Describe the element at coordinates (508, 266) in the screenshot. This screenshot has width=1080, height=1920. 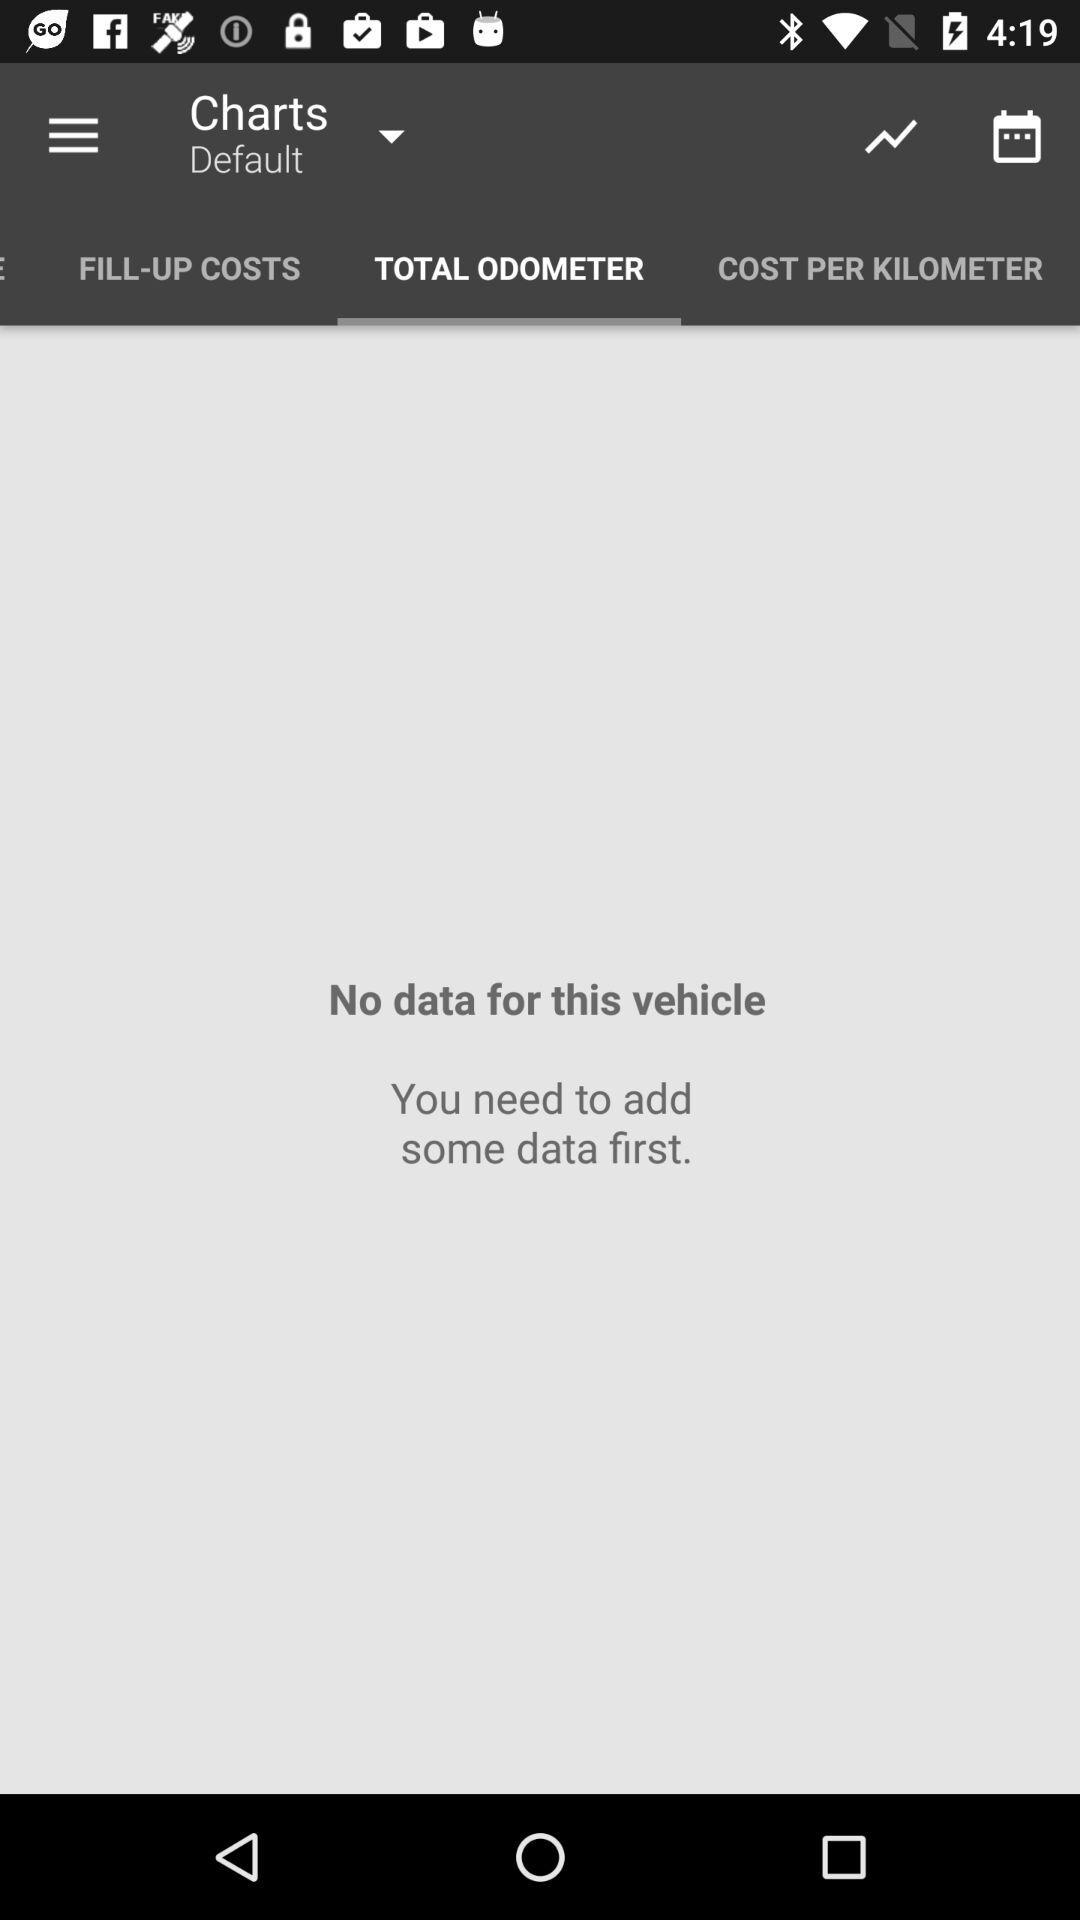
I see `the total odometer at the top` at that location.